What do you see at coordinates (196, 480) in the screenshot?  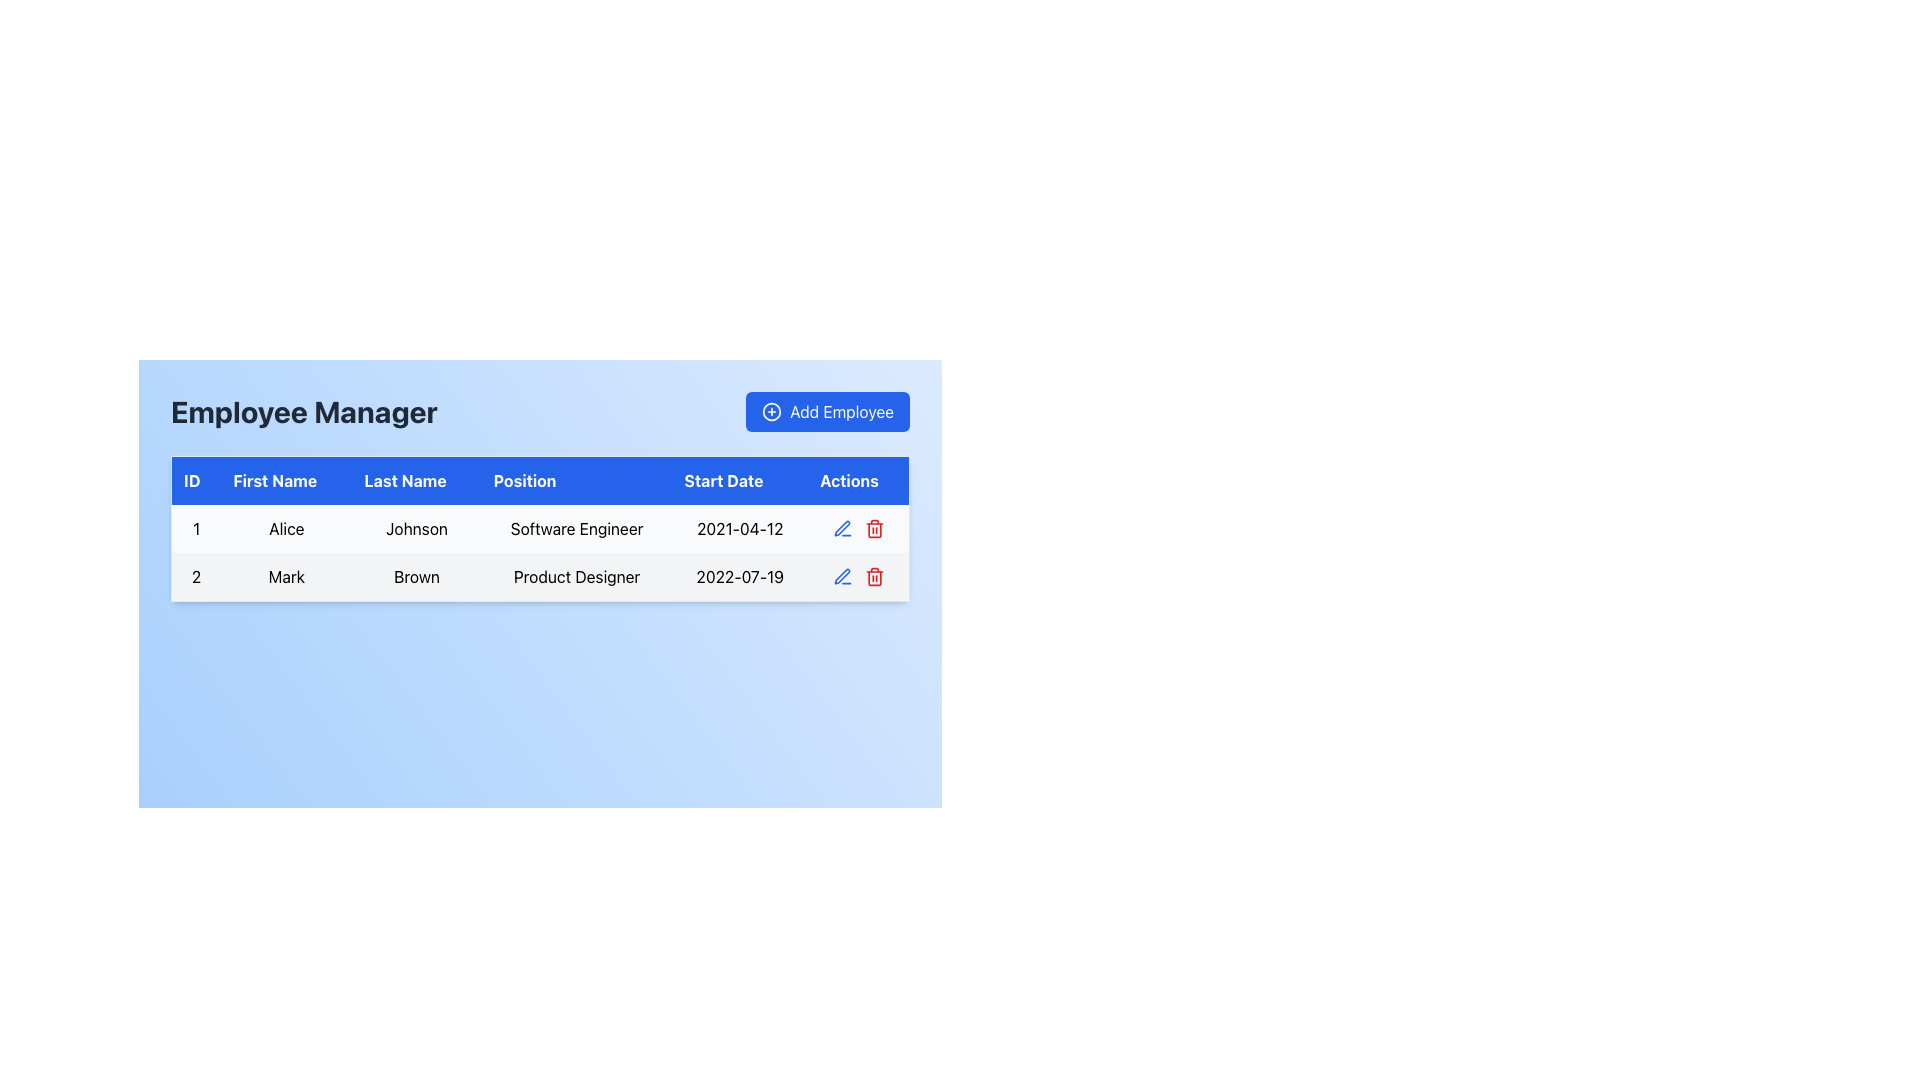 I see `the Table Header Cell that serves as the label for the column containing IDs in the table below it, located in the first column of the header row` at bounding box center [196, 480].